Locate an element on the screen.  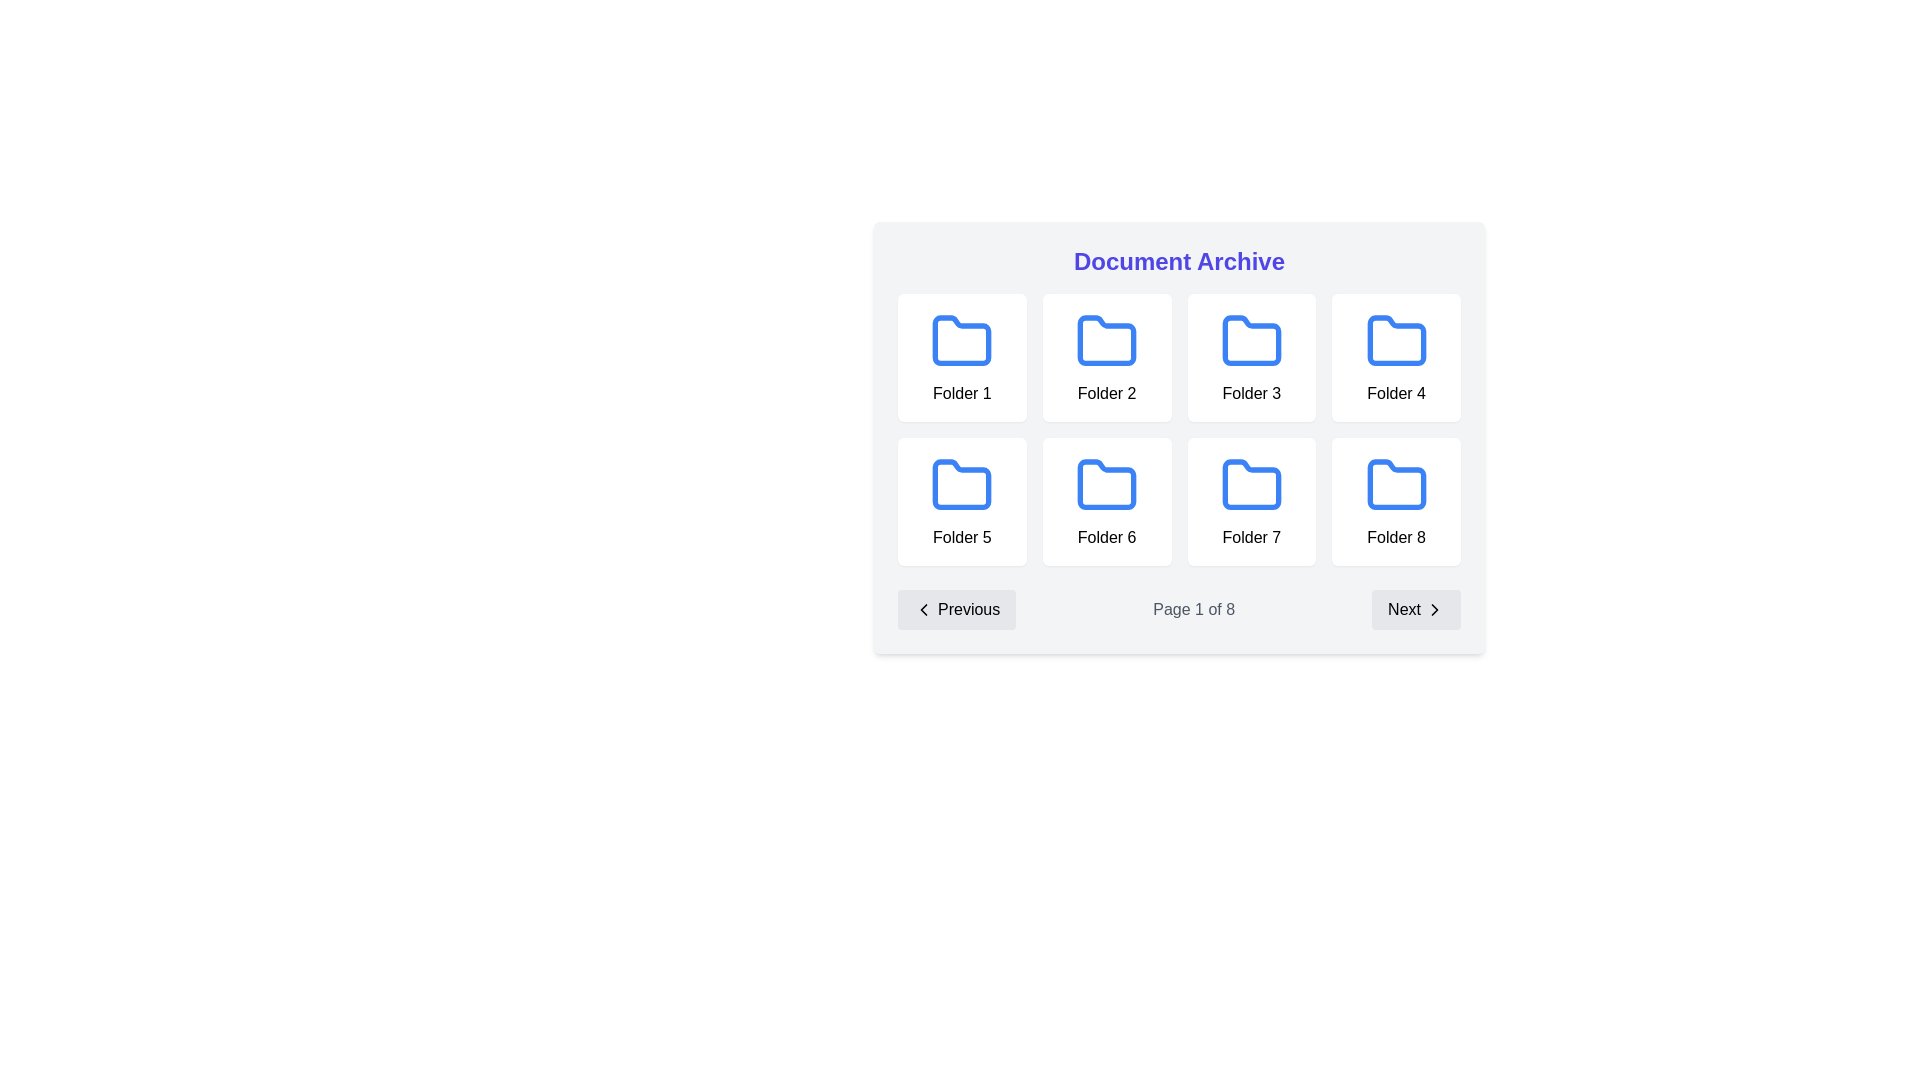
the folder representation element labeled 'Folder 2', which is a rectangular panel with a white background and a blue folder icon, located in the grid layout is located at coordinates (1106, 357).